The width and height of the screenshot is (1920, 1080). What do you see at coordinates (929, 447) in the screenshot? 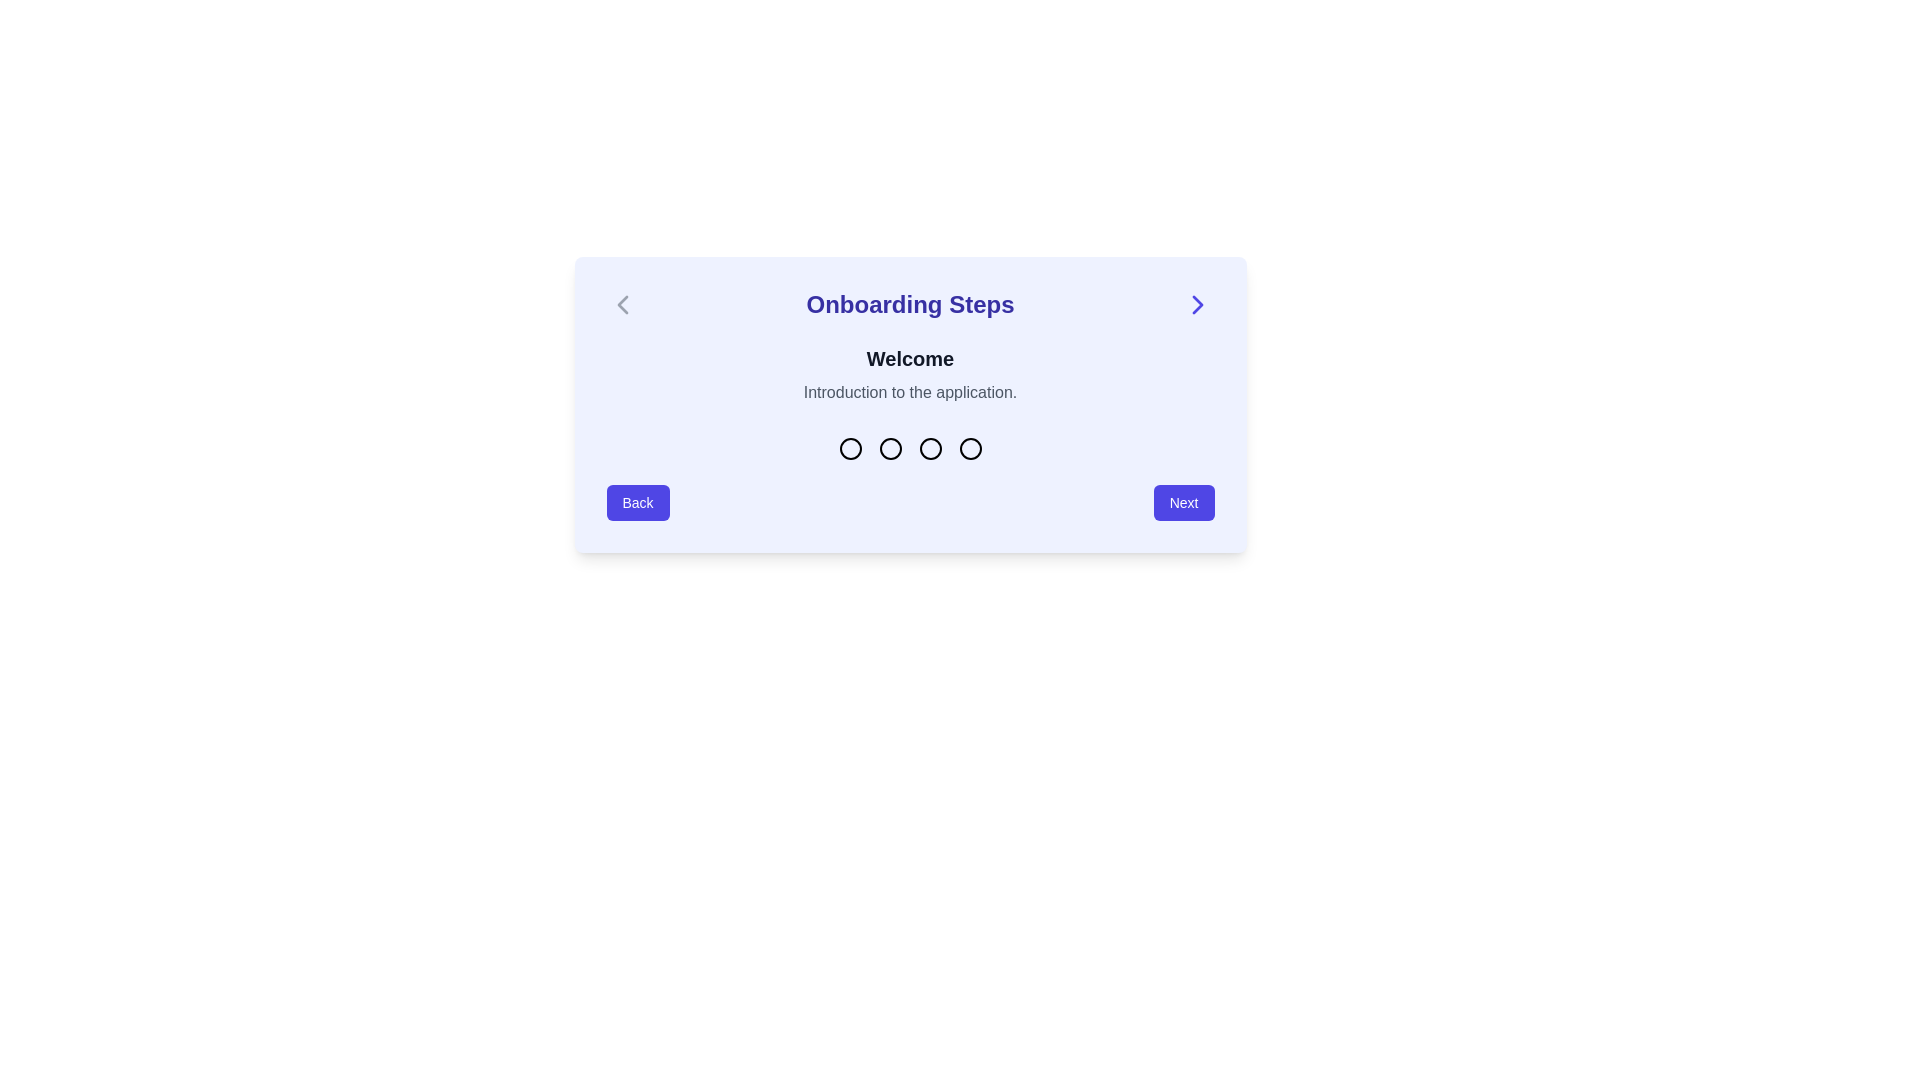
I see `the third circle of the progress indicator, which represents one step in the onboarding process located beneath the heading 'Onboarding Steps'` at bounding box center [929, 447].